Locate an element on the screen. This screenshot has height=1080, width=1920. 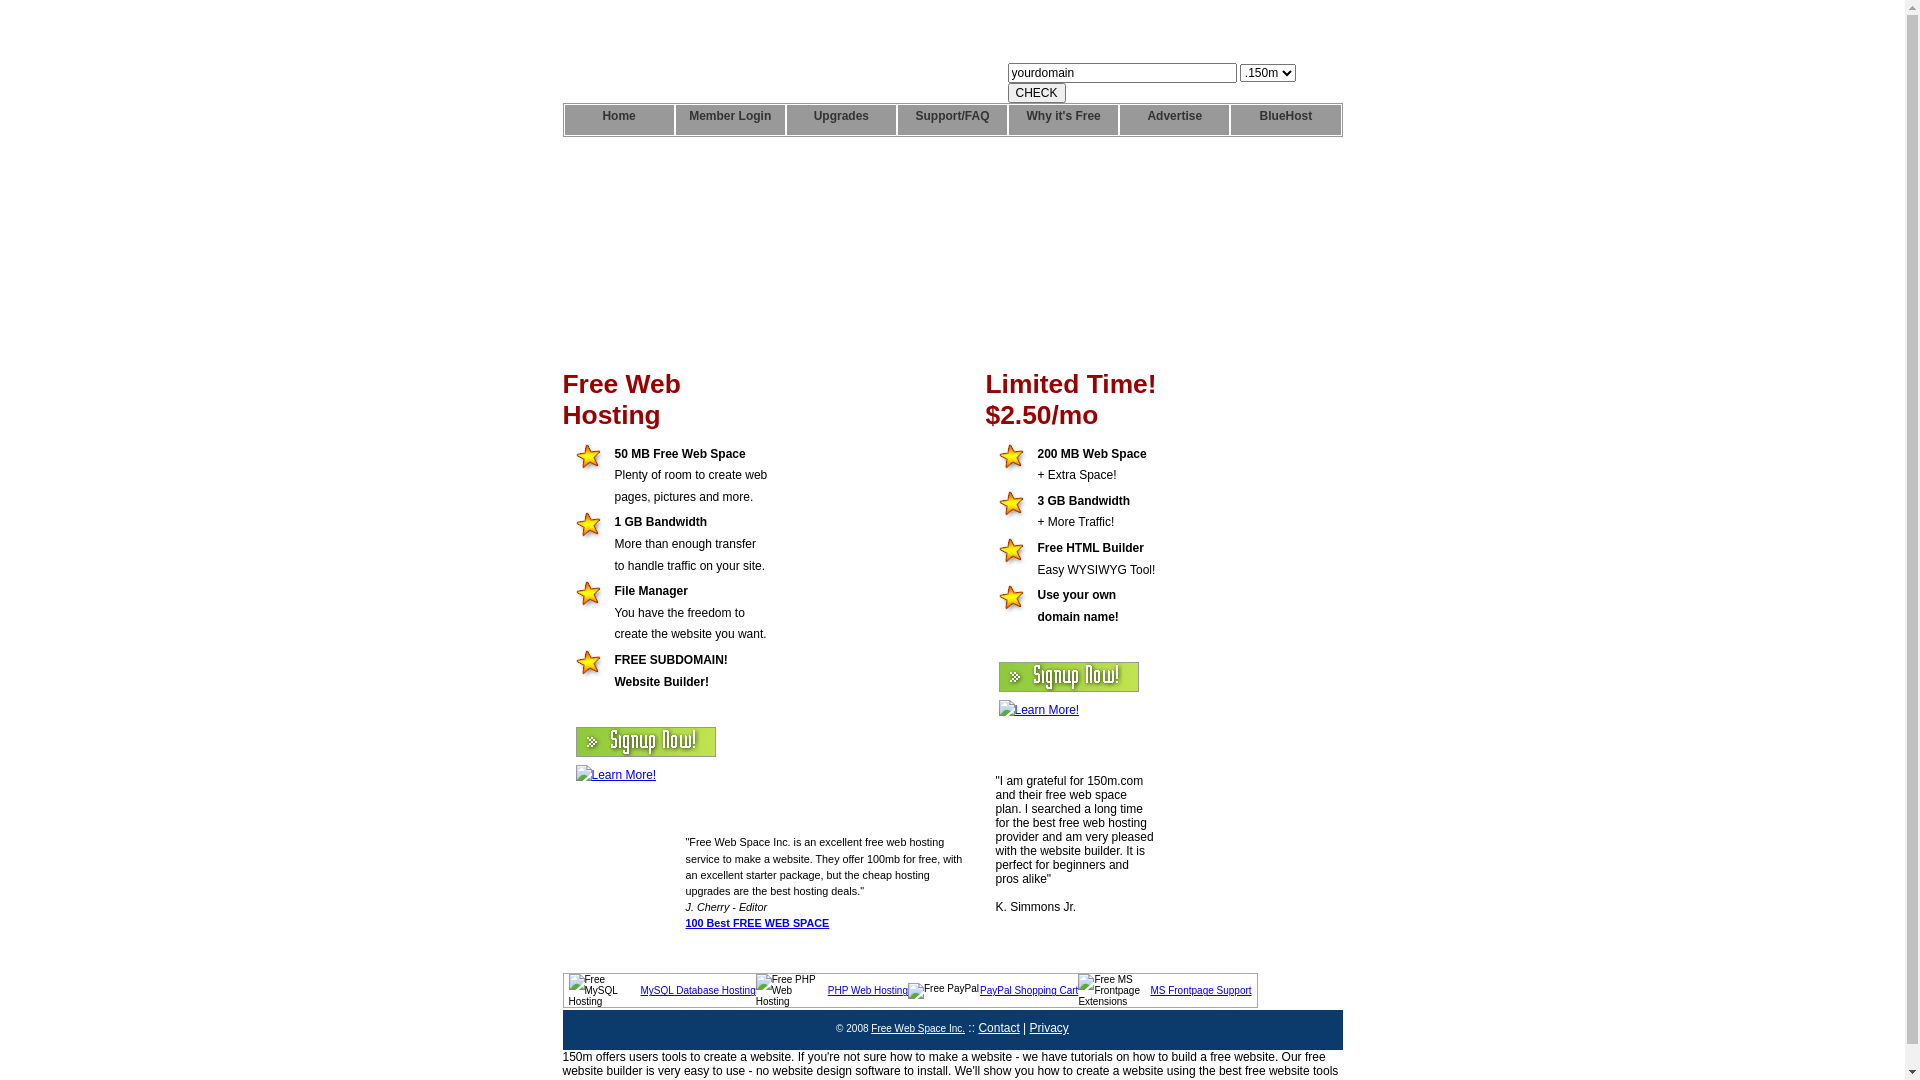
'PHP Web Hosting' is located at coordinates (868, 990).